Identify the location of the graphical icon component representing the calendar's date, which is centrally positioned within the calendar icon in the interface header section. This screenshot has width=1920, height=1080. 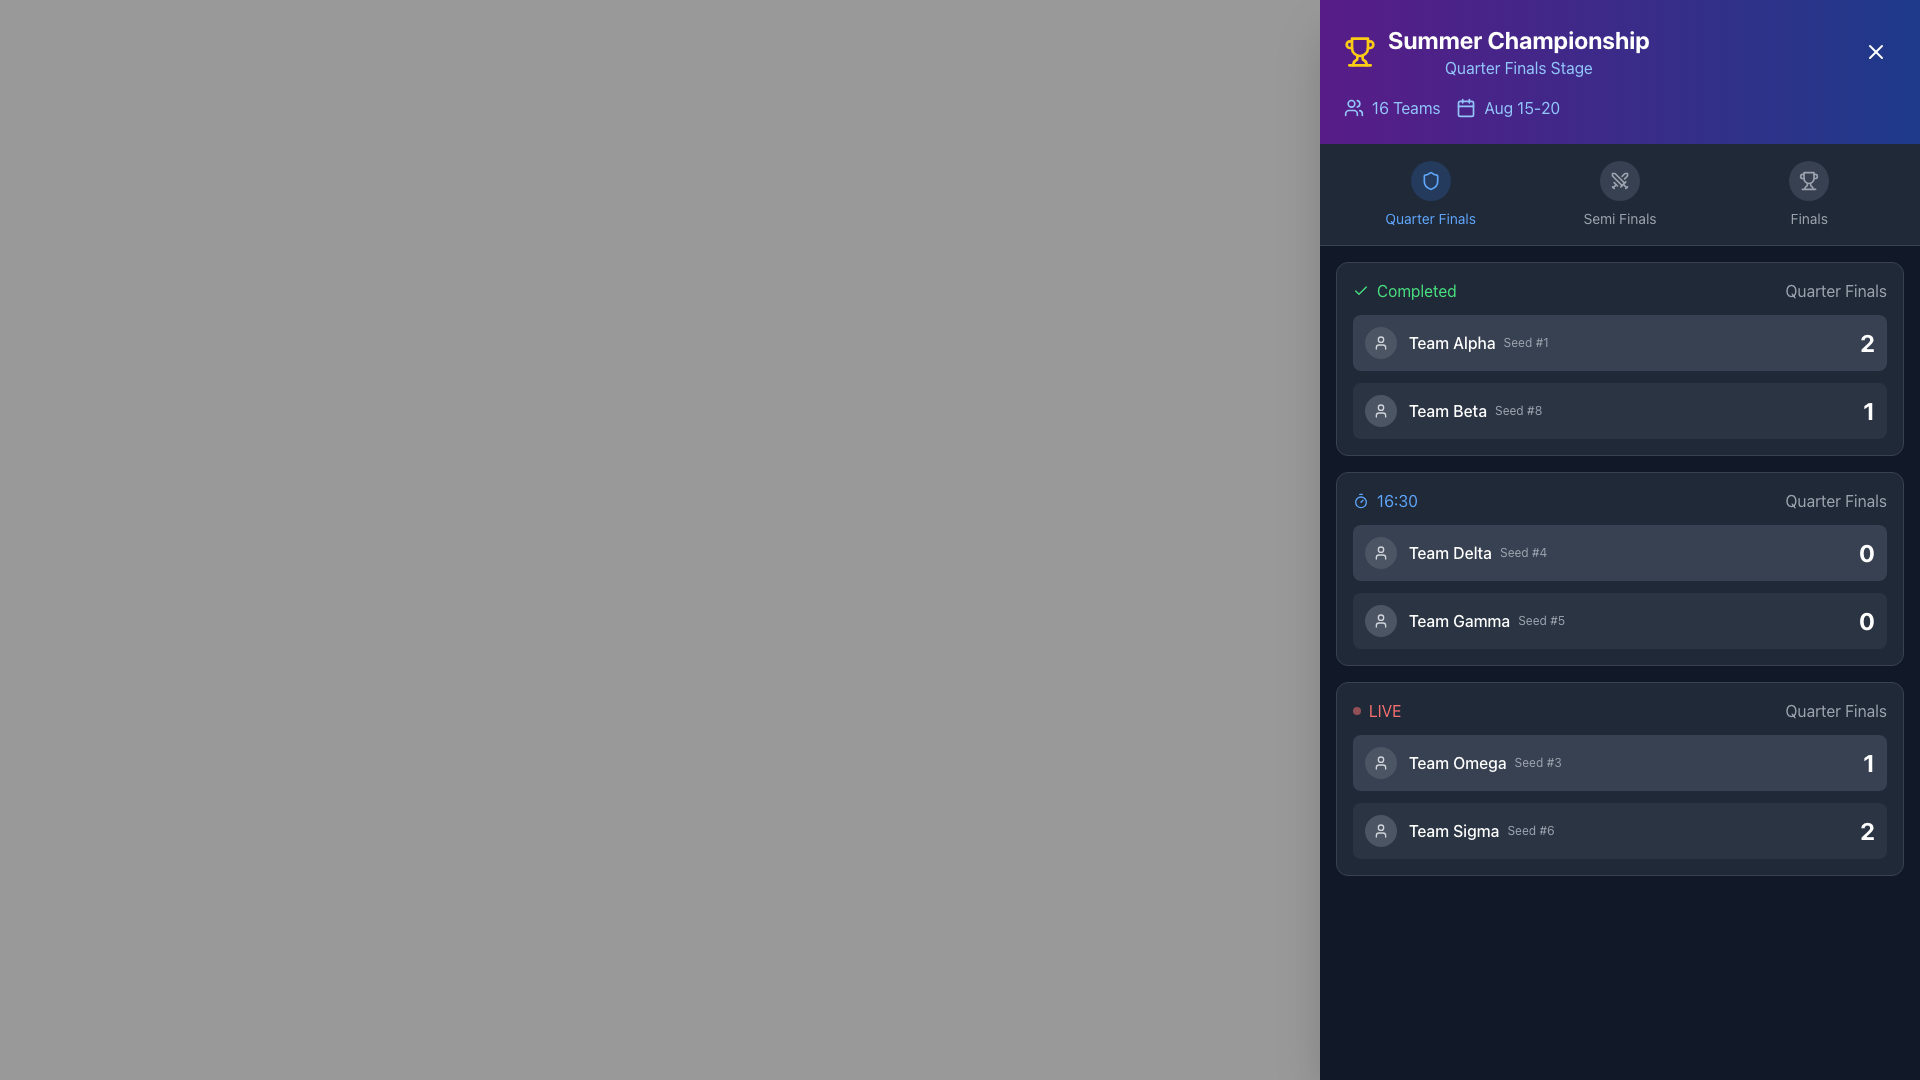
(1466, 108).